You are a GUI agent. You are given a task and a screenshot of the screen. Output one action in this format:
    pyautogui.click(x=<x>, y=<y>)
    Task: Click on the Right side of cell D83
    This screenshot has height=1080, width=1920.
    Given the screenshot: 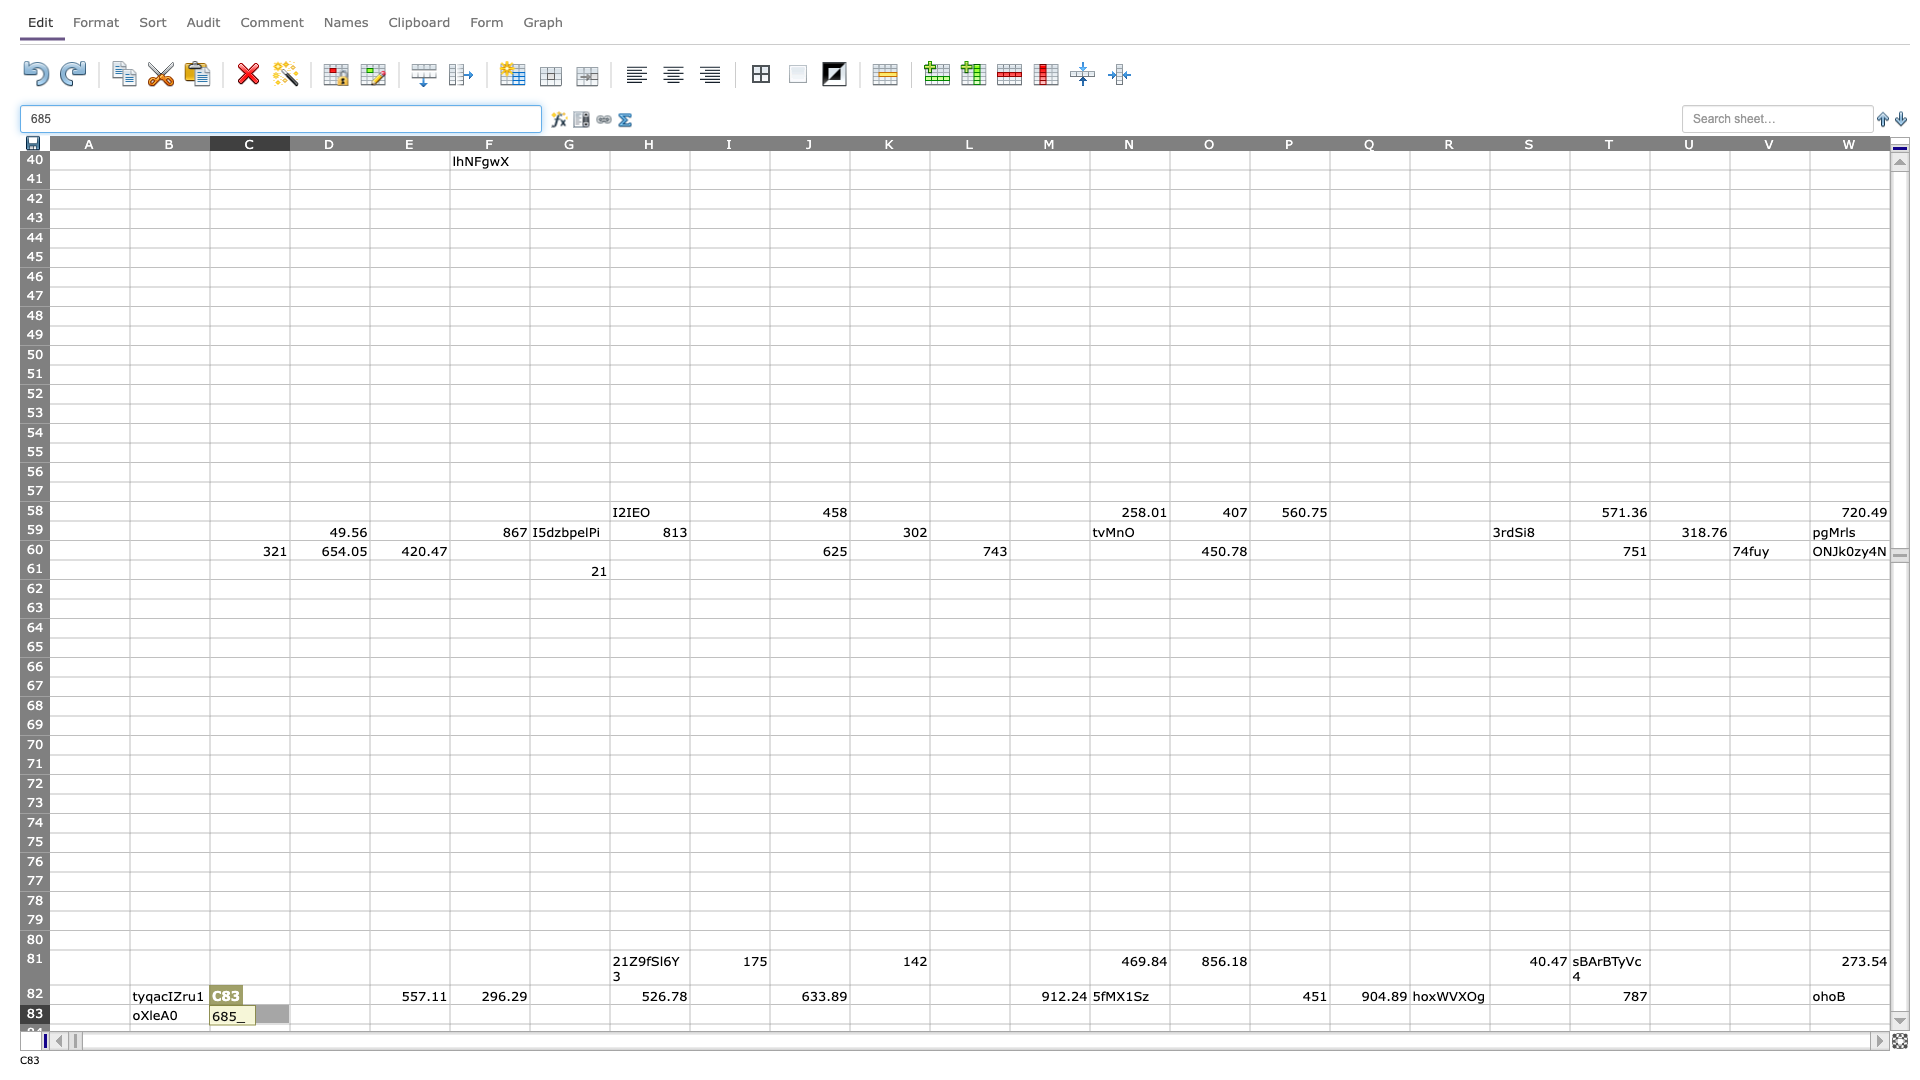 What is the action you would take?
    pyautogui.click(x=369, y=1014)
    